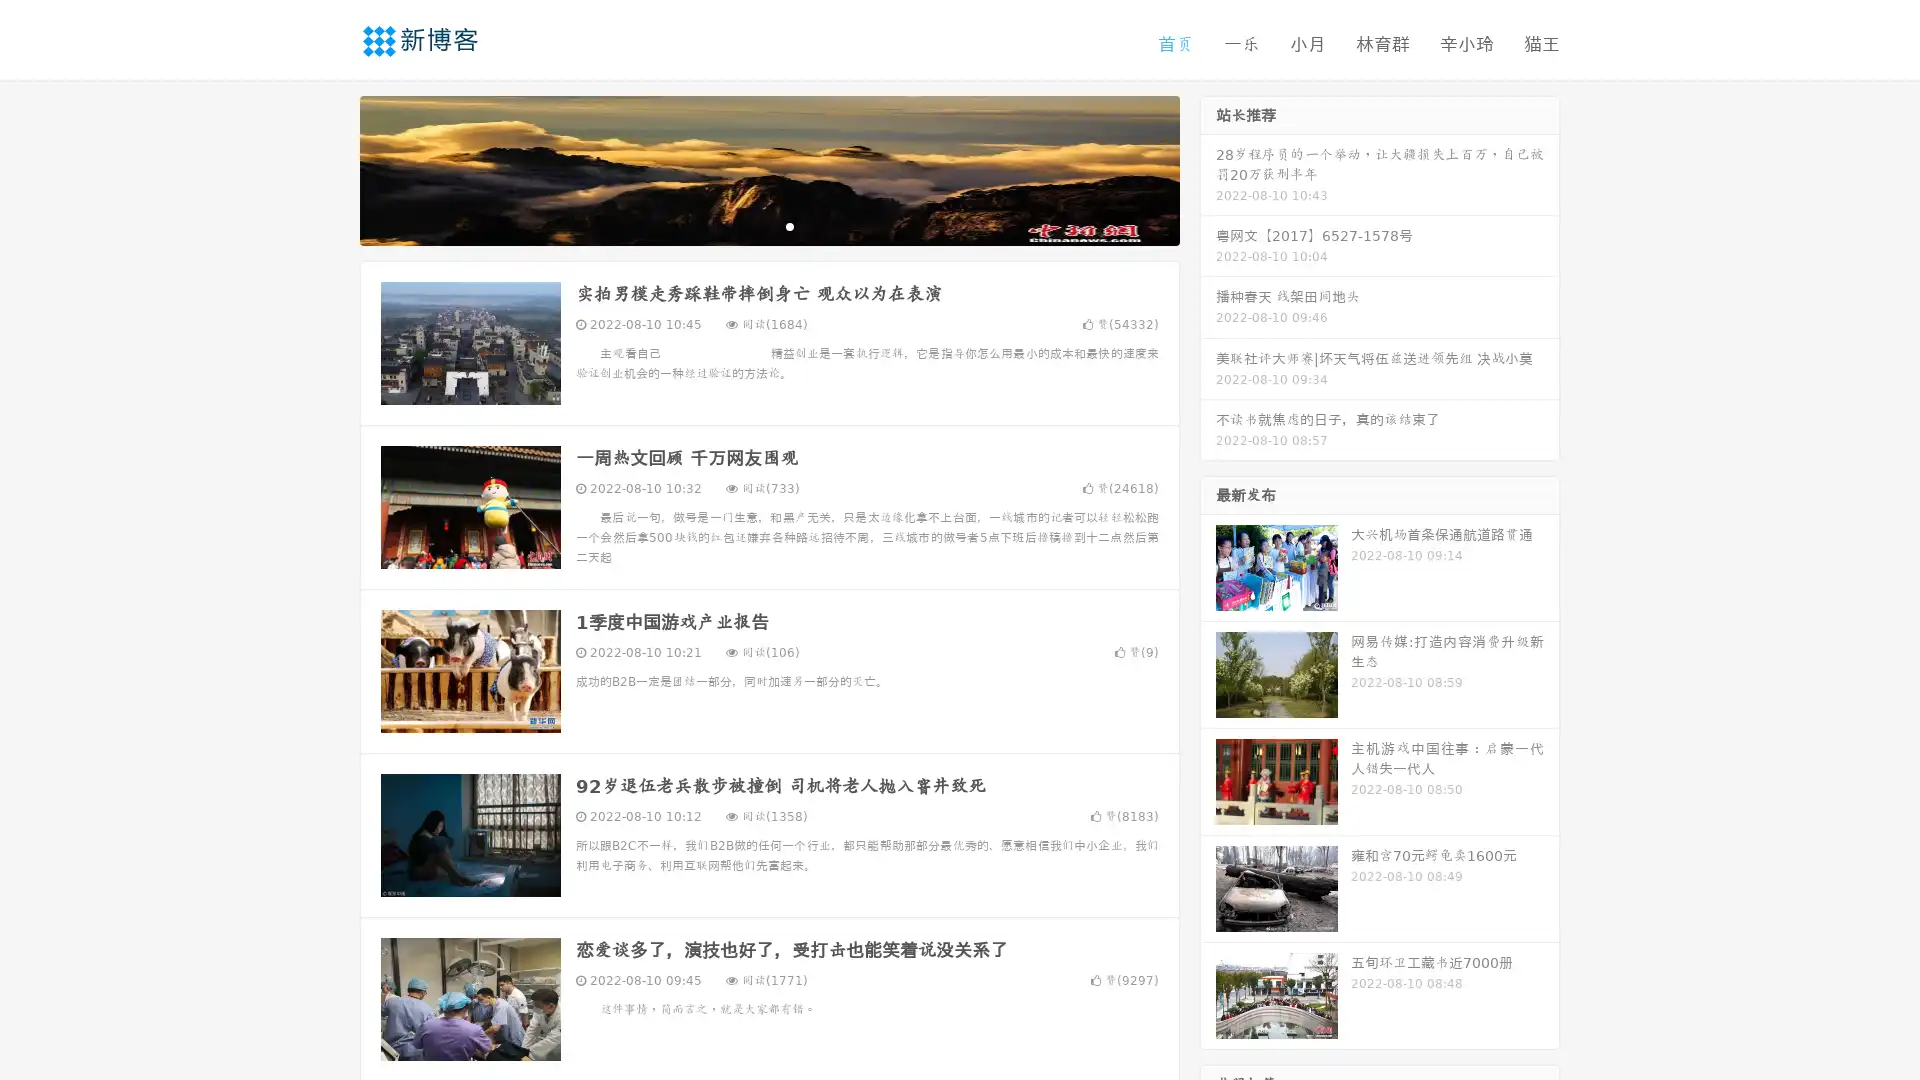 The image size is (1920, 1080). Describe the element at coordinates (1208, 168) in the screenshot. I see `Next slide` at that location.